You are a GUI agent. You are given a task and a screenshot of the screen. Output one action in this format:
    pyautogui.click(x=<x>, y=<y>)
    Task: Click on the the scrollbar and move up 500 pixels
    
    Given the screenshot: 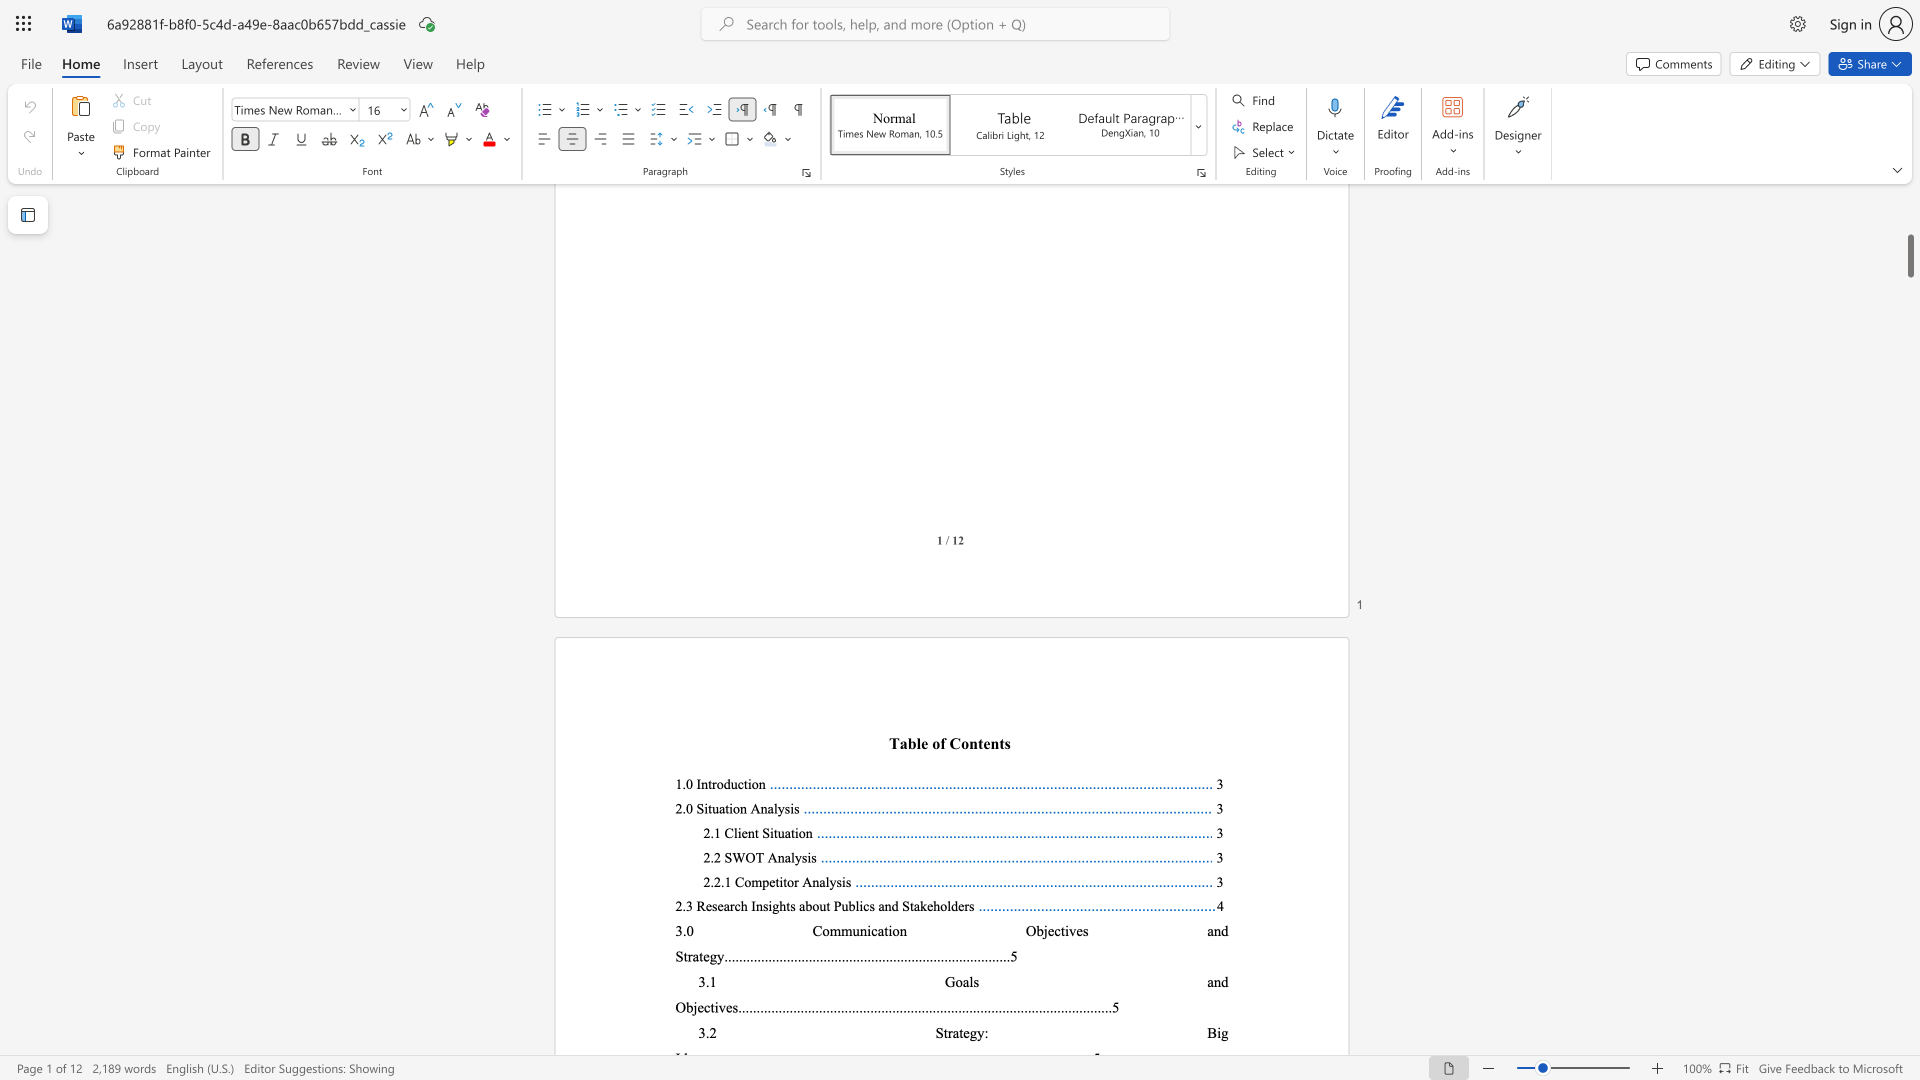 What is the action you would take?
    pyautogui.click(x=1909, y=255)
    